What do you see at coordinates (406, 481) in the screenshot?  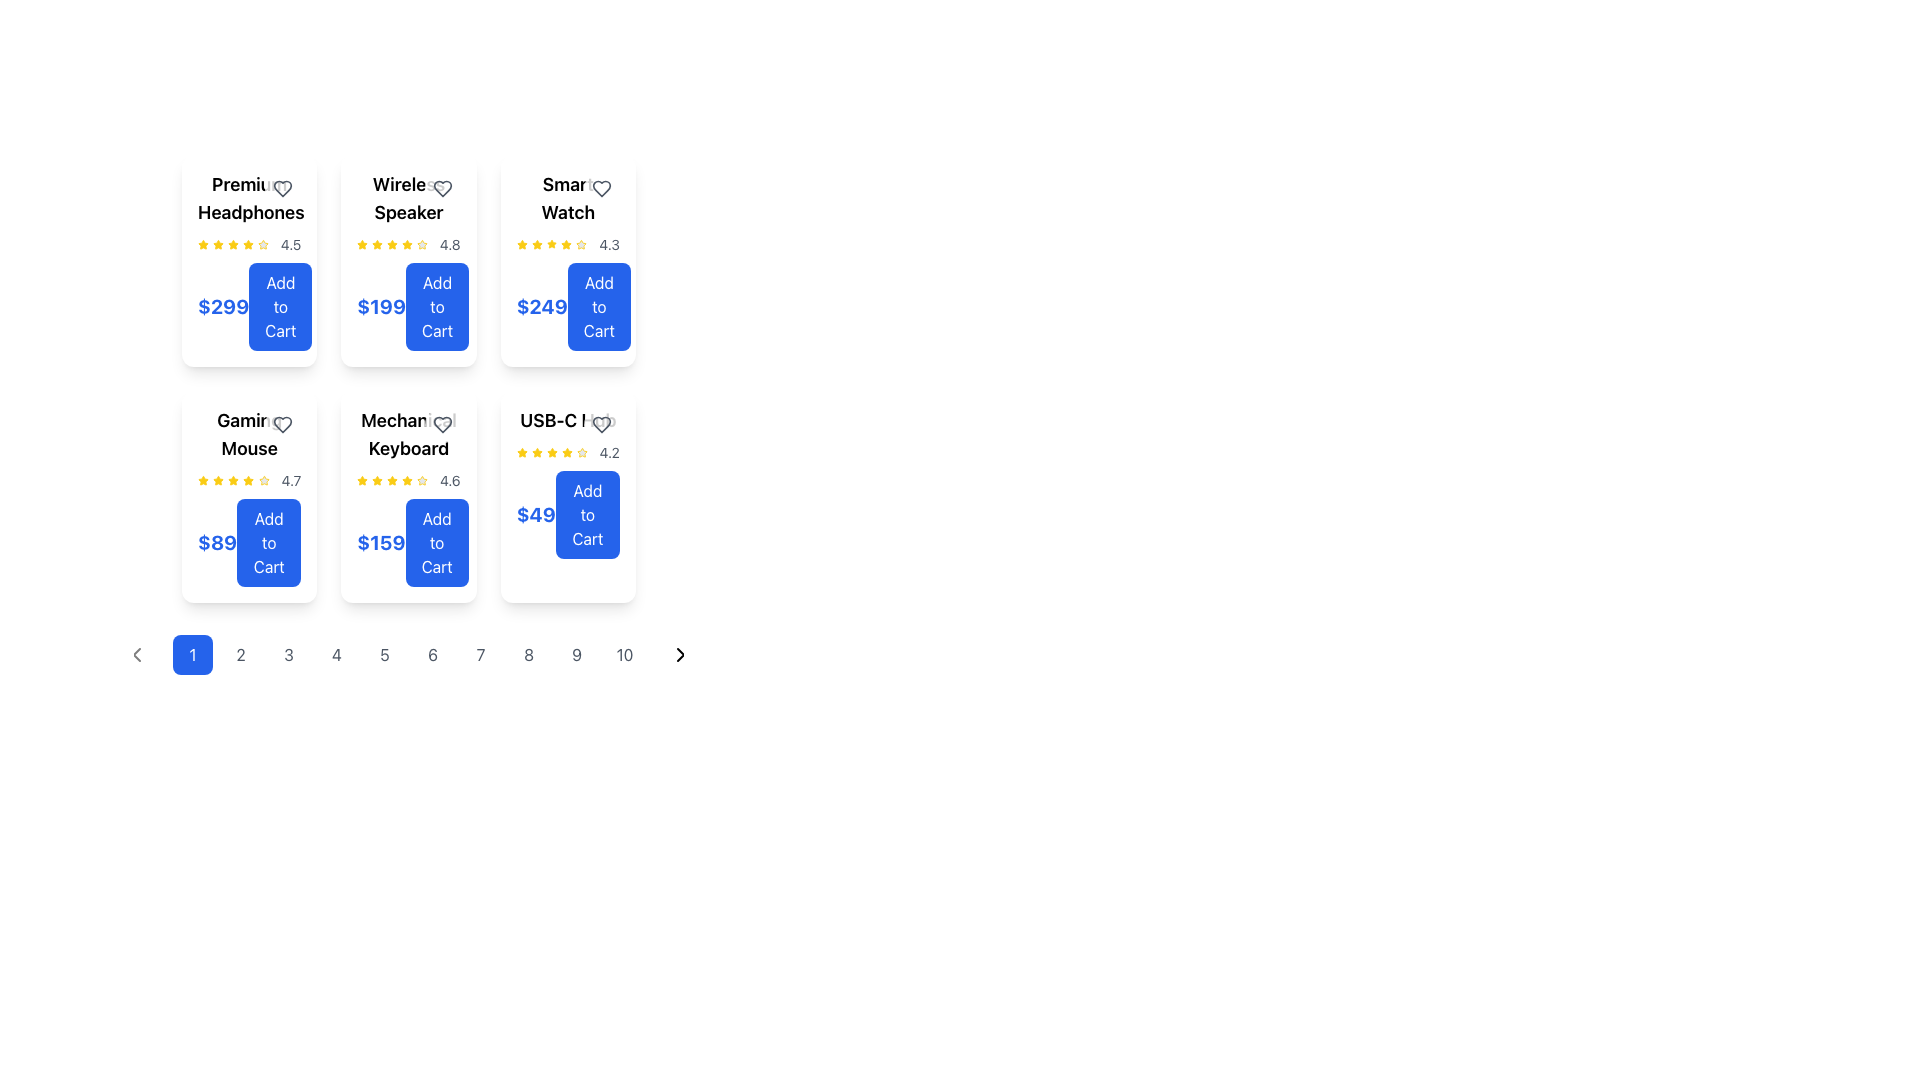 I see `the sixth gold-yellow star icon in the rating section of the 'Mechanical Keyboard' card for its visual representation` at bounding box center [406, 481].